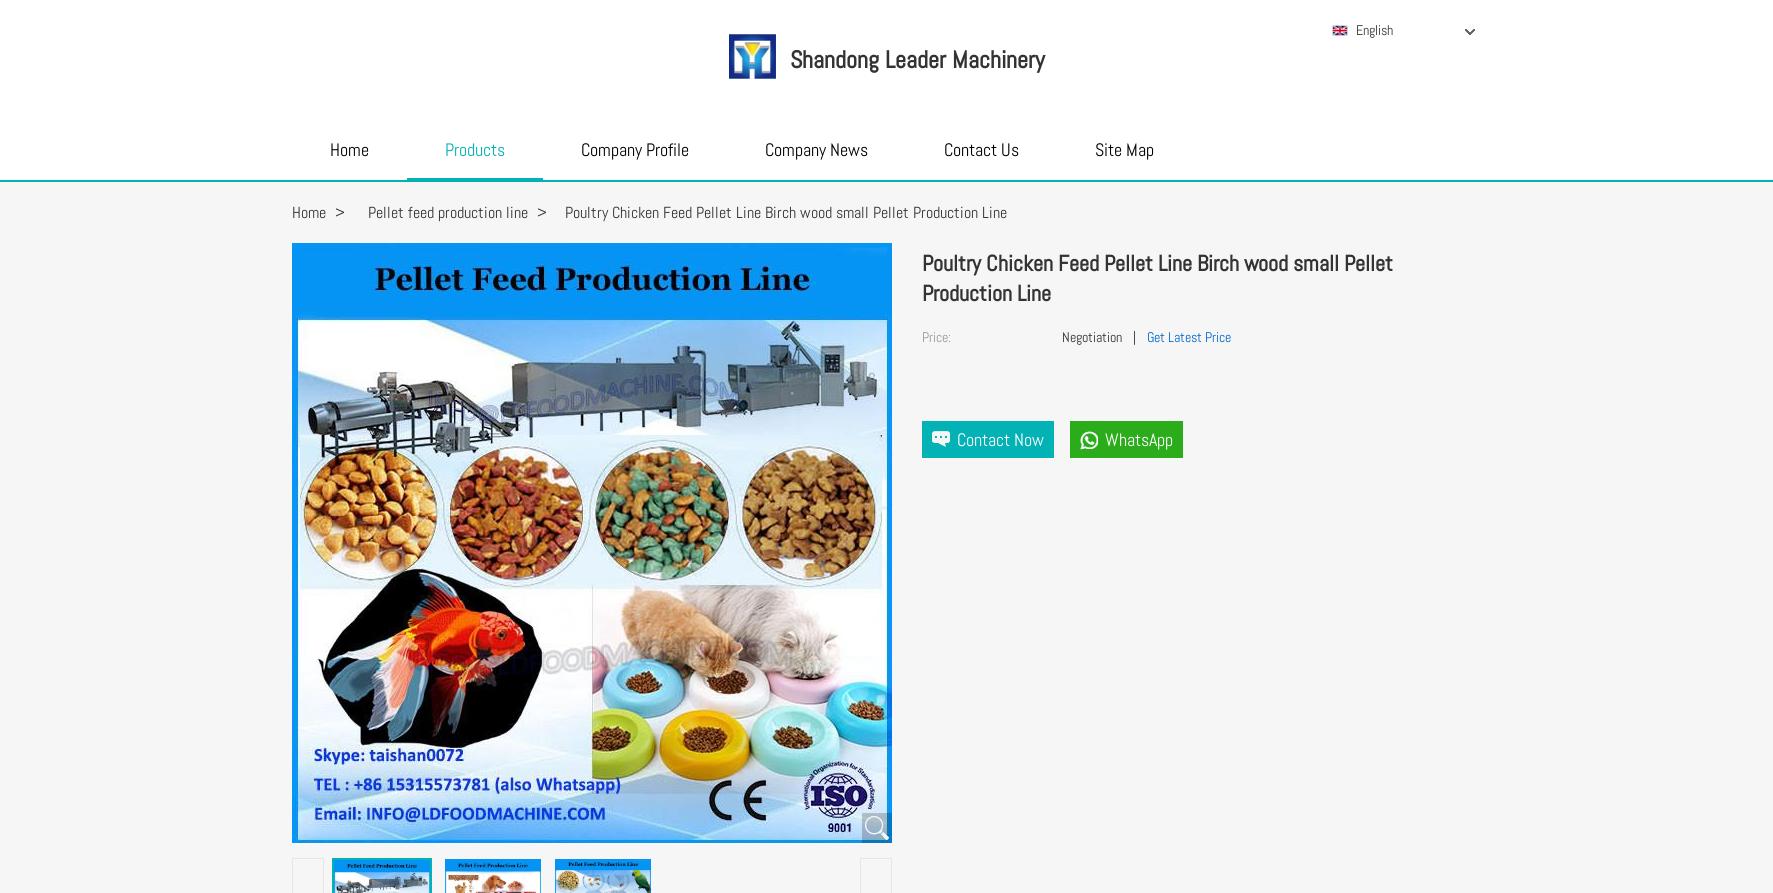 The width and height of the screenshot is (1773, 893). Describe the element at coordinates (789, 59) in the screenshot. I see `'Shandong Leader Machinery'` at that location.